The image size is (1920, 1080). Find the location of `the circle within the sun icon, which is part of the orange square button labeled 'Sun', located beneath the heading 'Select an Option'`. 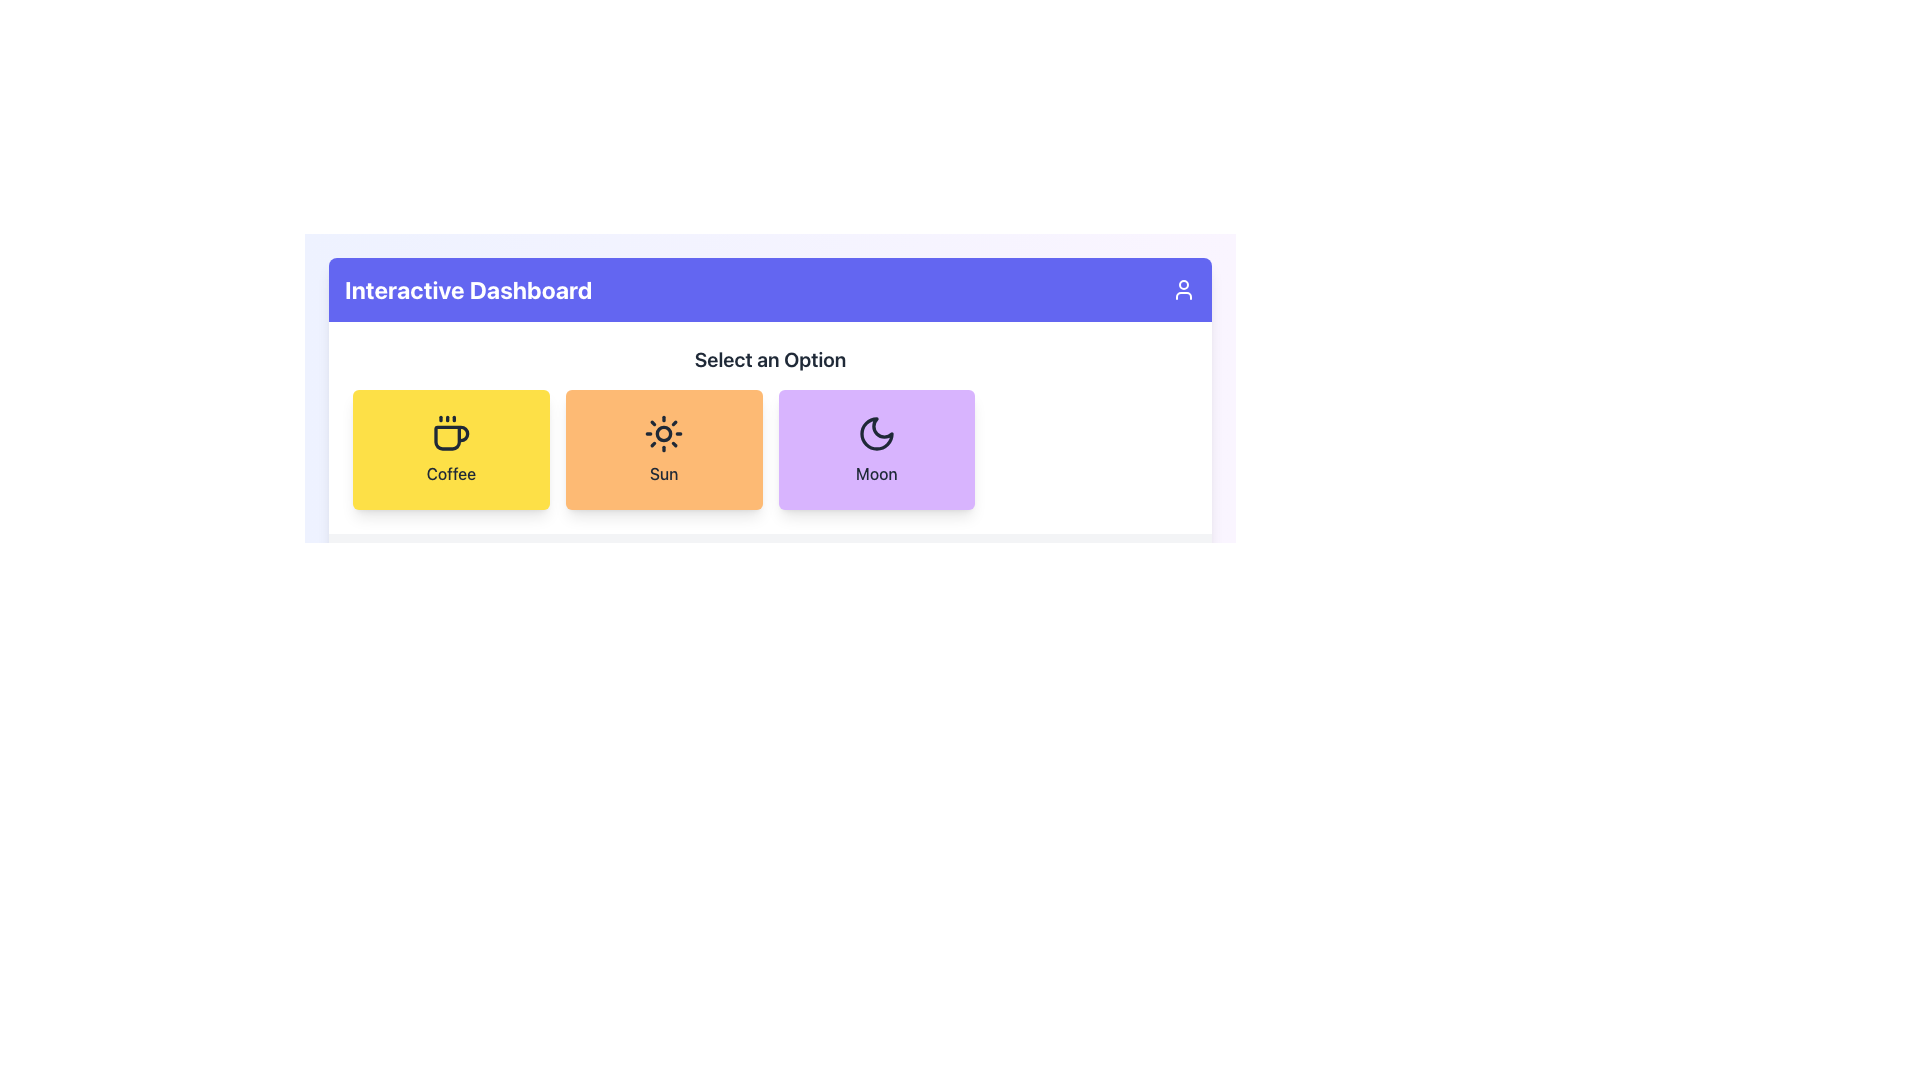

the circle within the sun icon, which is part of the orange square button labeled 'Sun', located beneath the heading 'Select an Option' is located at coordinates (664, 433).